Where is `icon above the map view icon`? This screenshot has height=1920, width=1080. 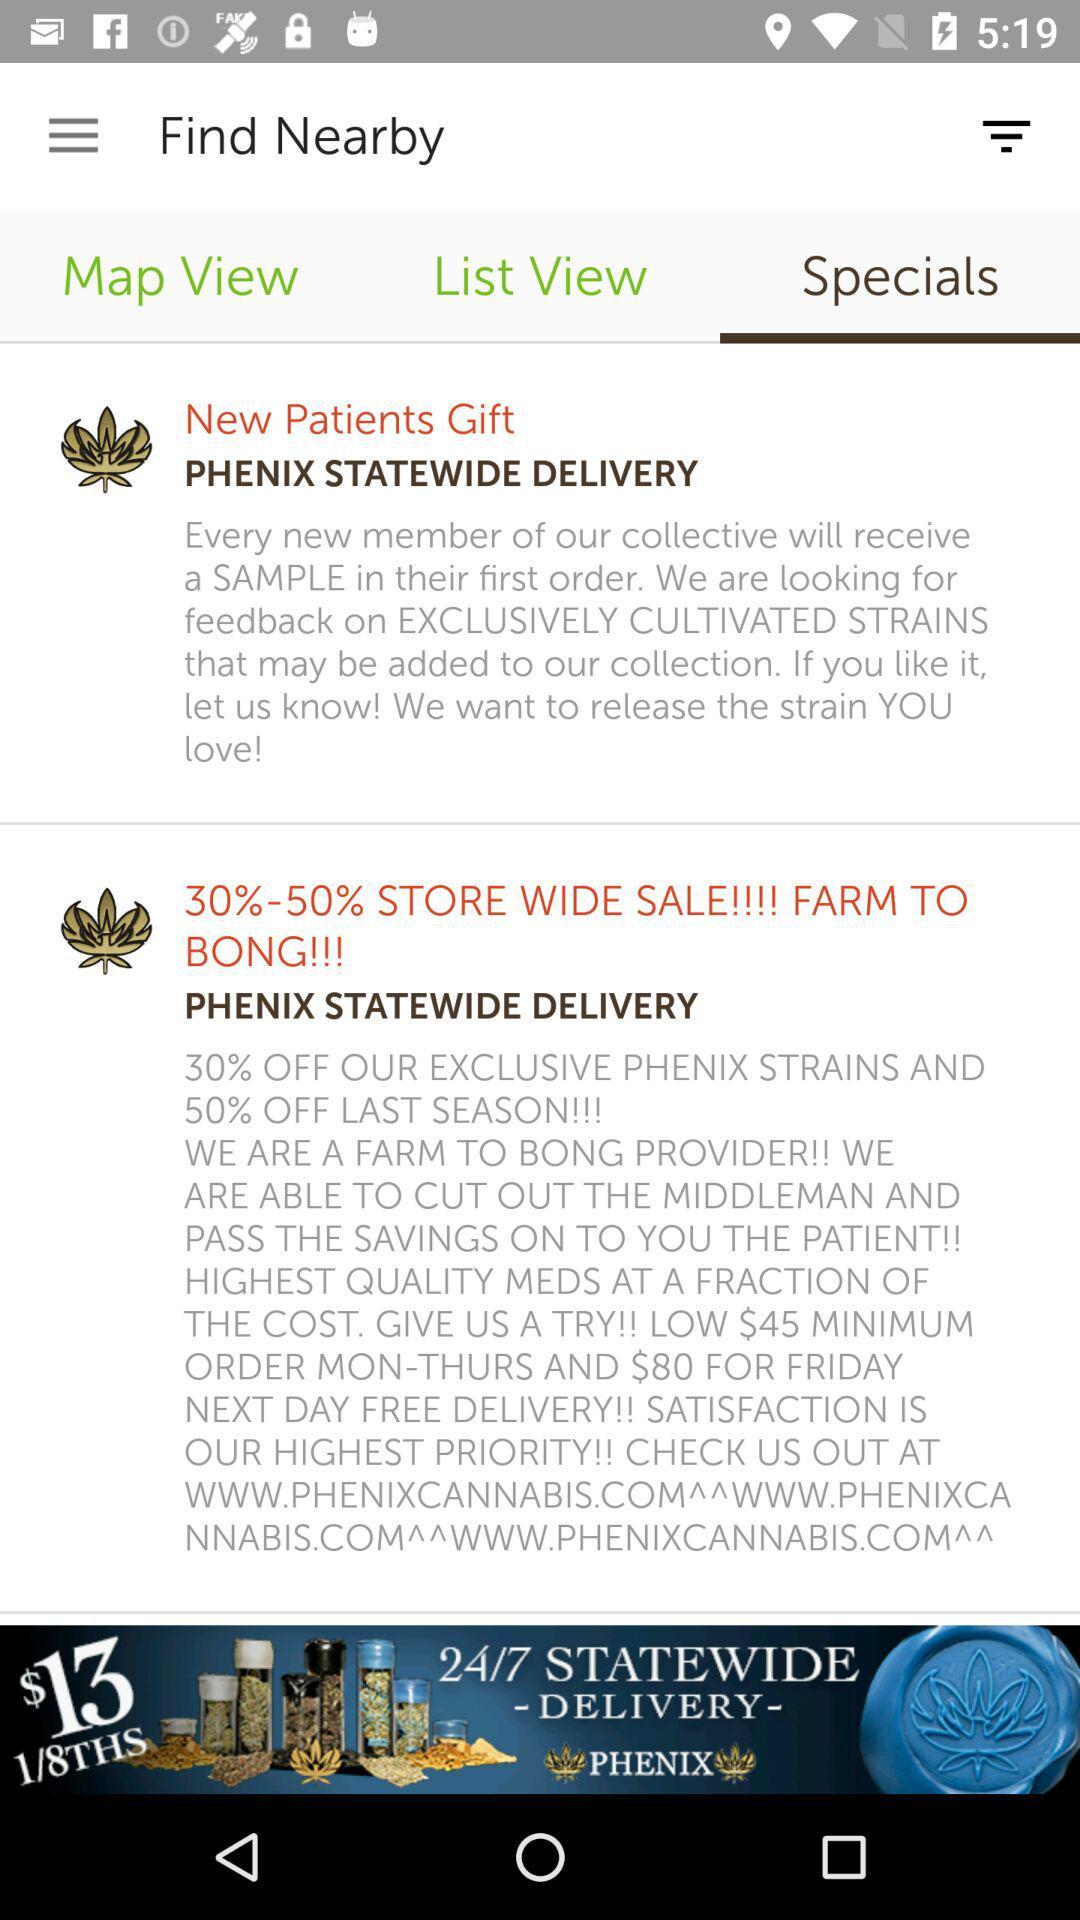 icon above the map view icon is located at coordinates (72, 135).